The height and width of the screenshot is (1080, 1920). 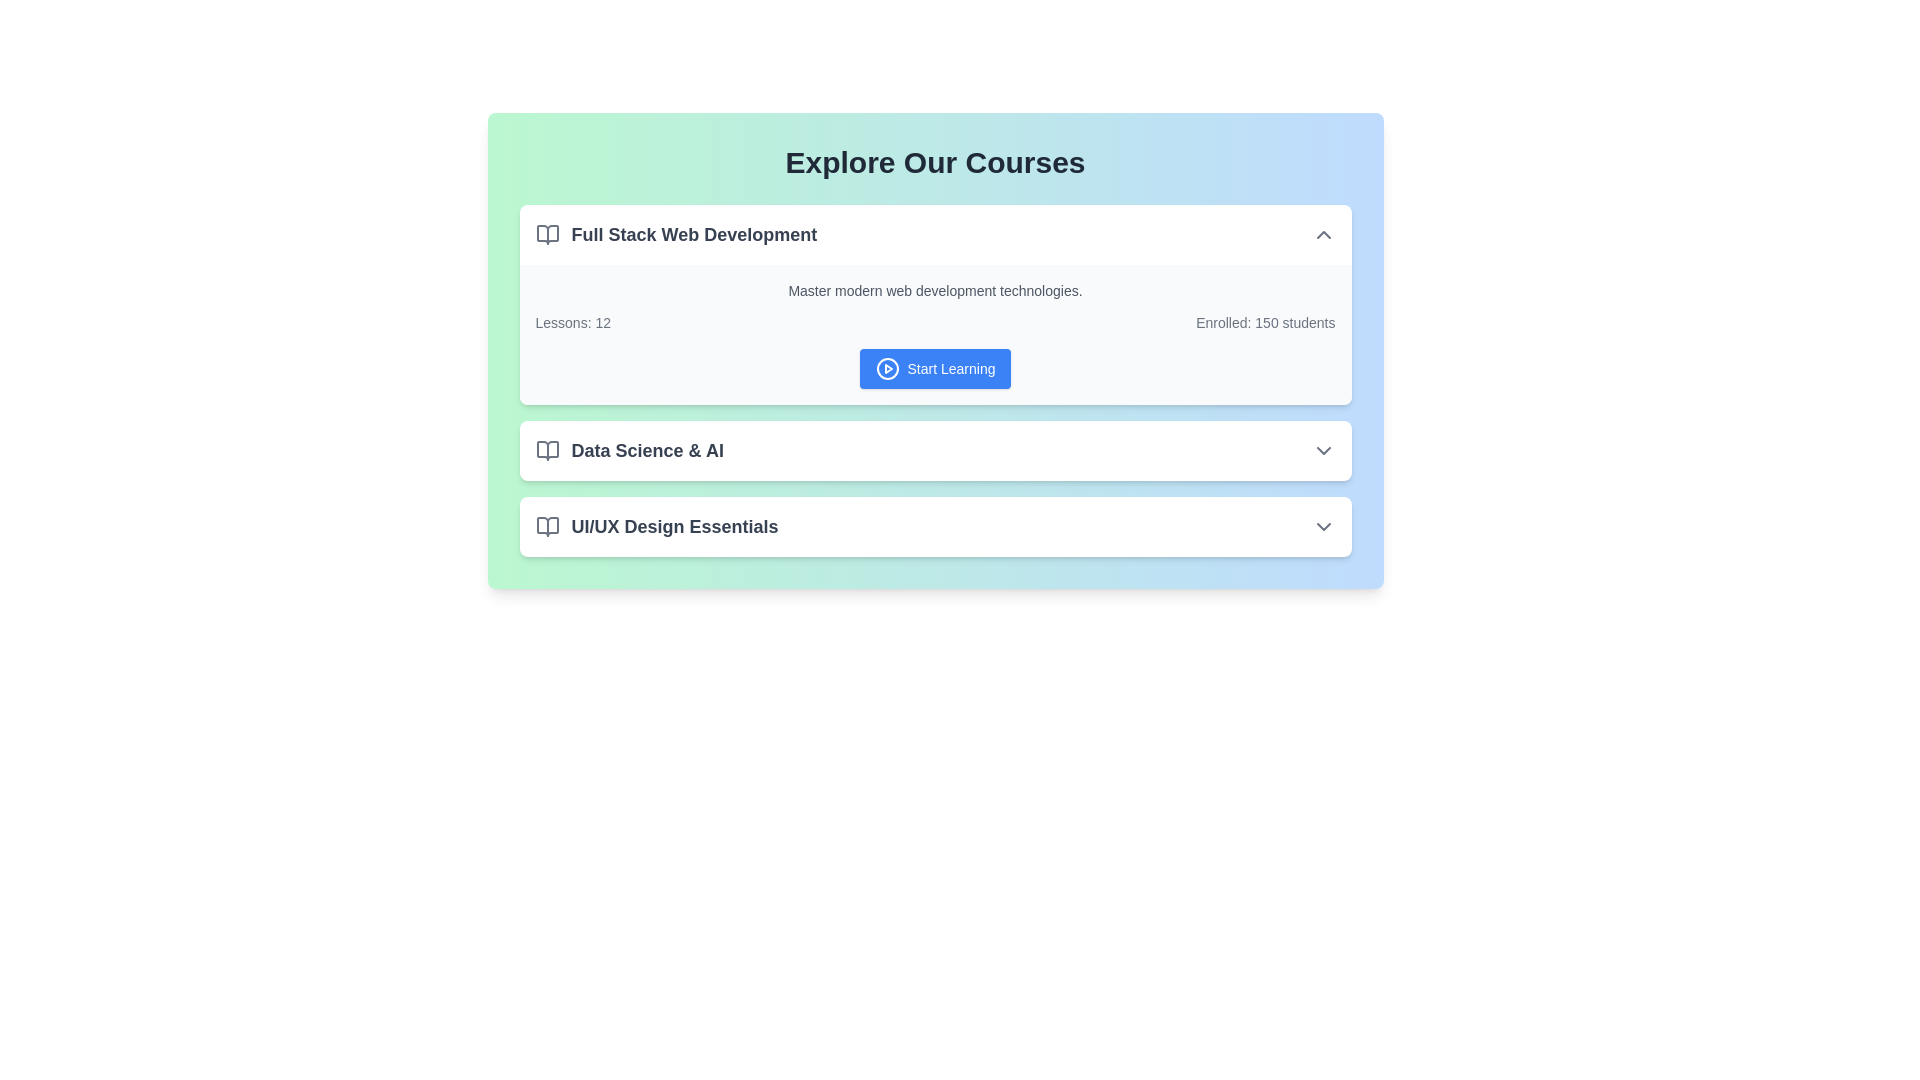 I want to click on the open book icon located near the left edge of the 'Full Stack Web Development' section, adjacent to the title text, so click(x=547, y=234).